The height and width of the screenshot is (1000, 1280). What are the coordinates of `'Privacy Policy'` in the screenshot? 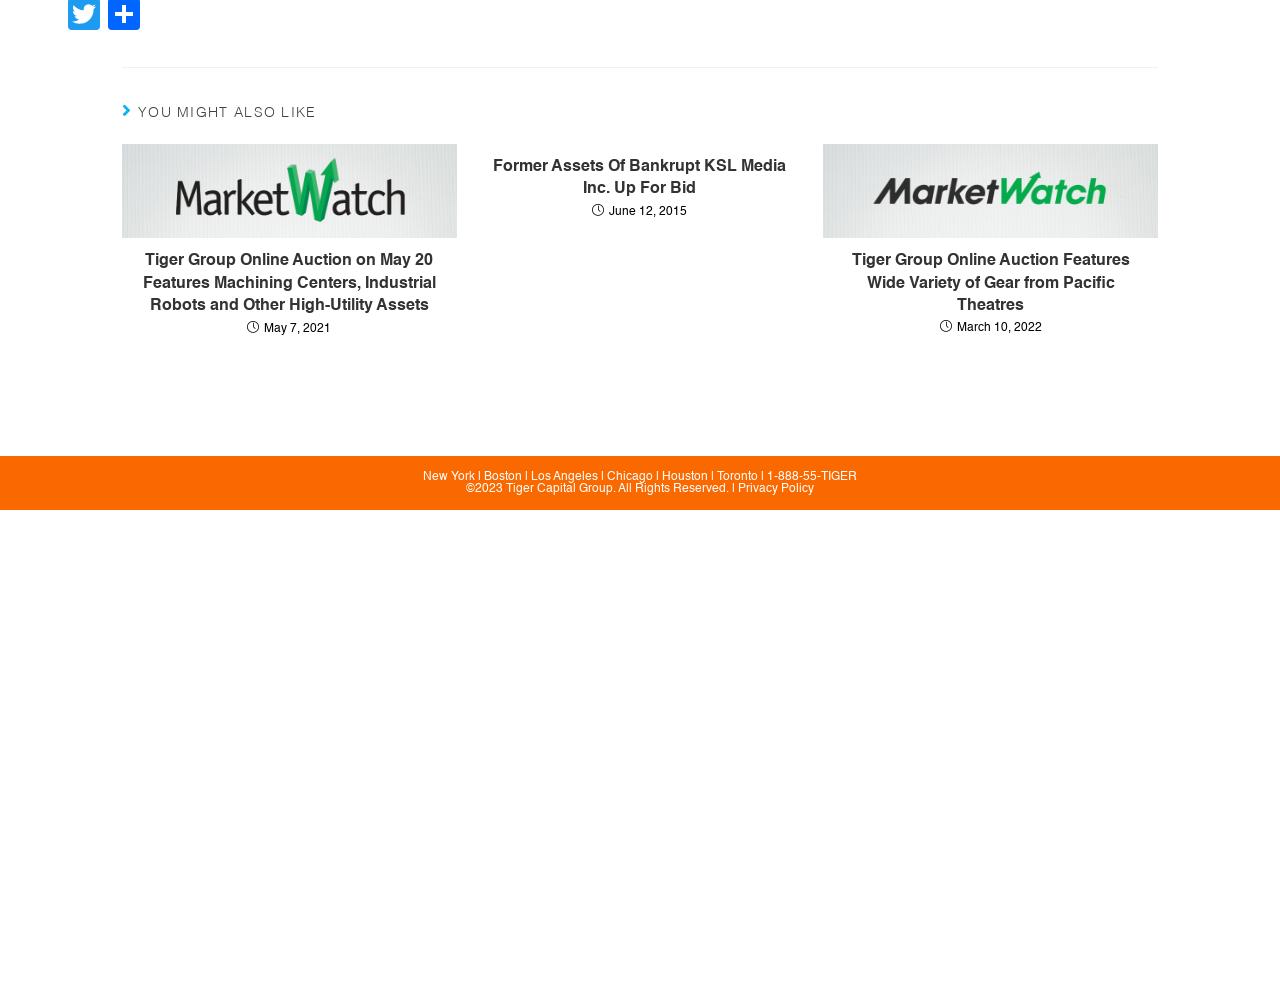 It's located at (774, 488).